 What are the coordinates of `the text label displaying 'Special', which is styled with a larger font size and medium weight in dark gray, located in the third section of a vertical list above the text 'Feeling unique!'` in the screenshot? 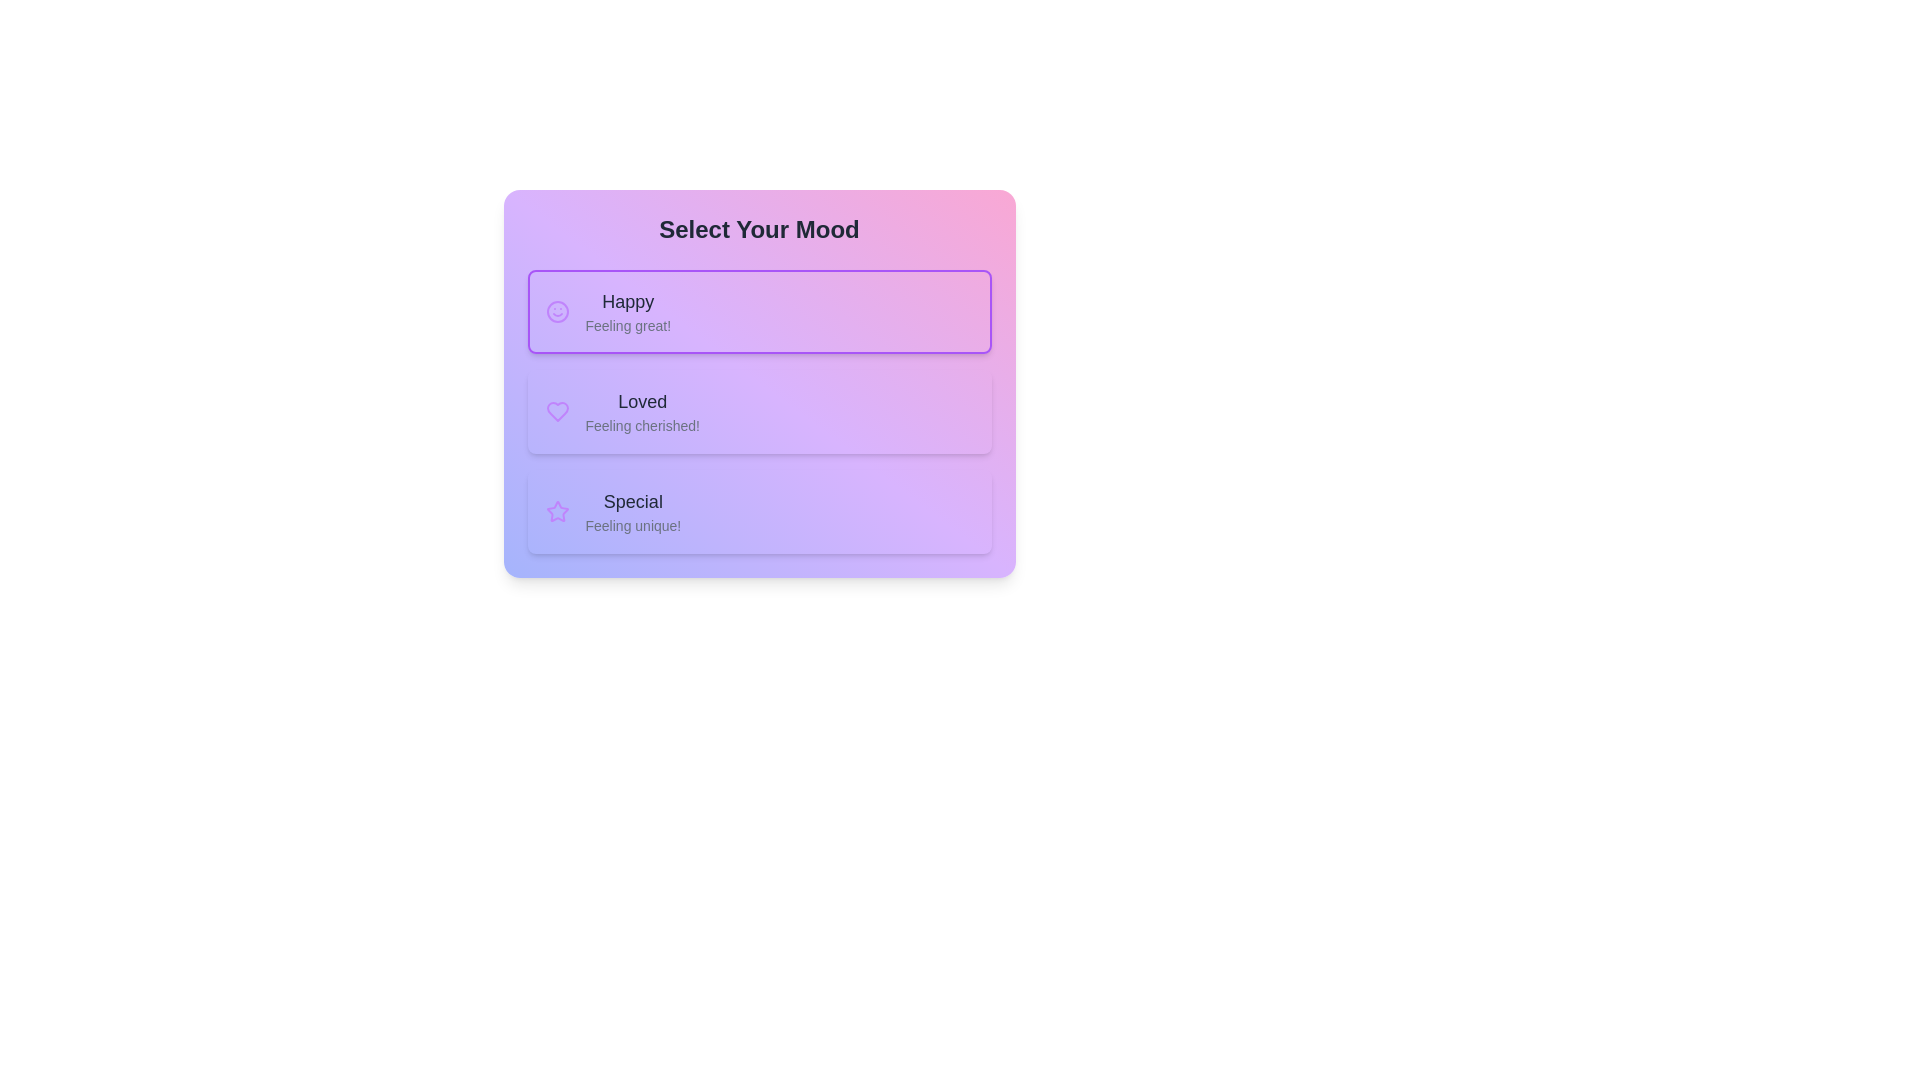 It's located at (632, 500).